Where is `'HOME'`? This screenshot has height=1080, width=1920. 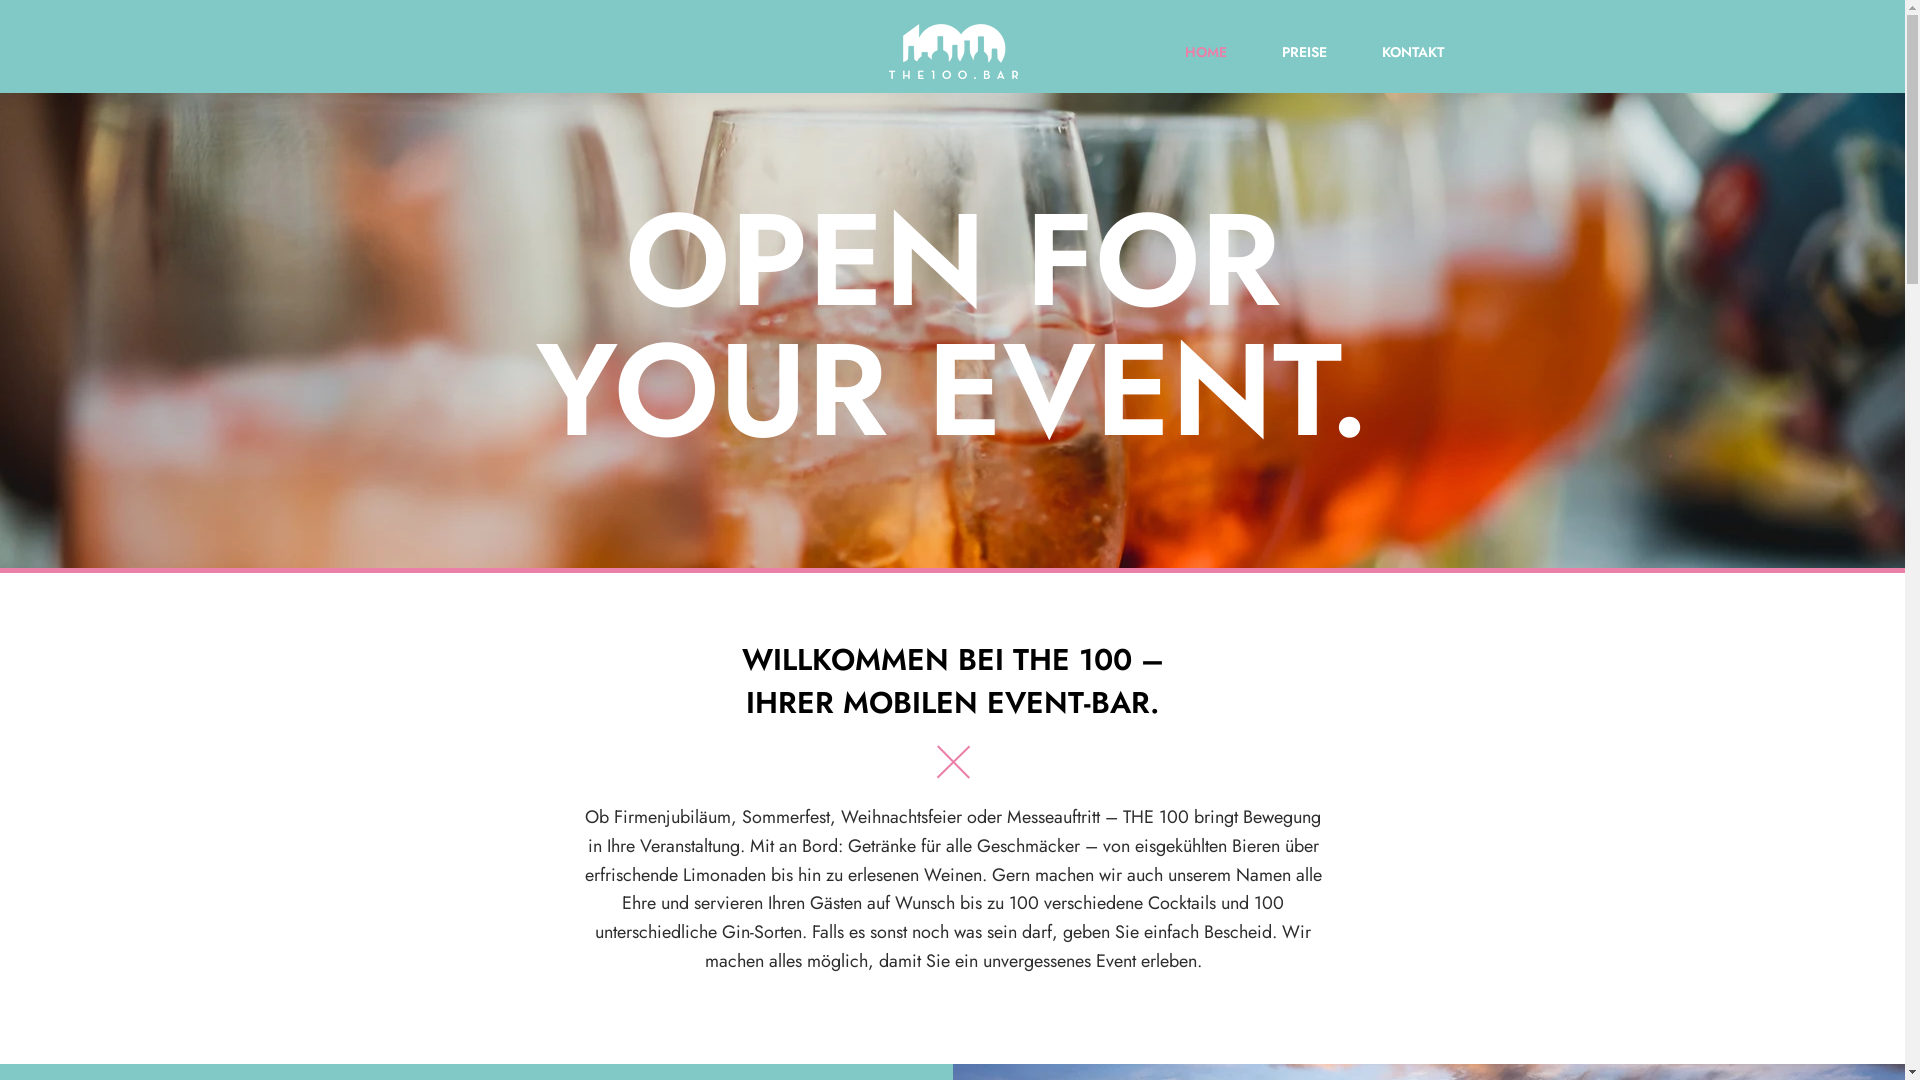
'HOME' is located at coordinates (1186, 50).